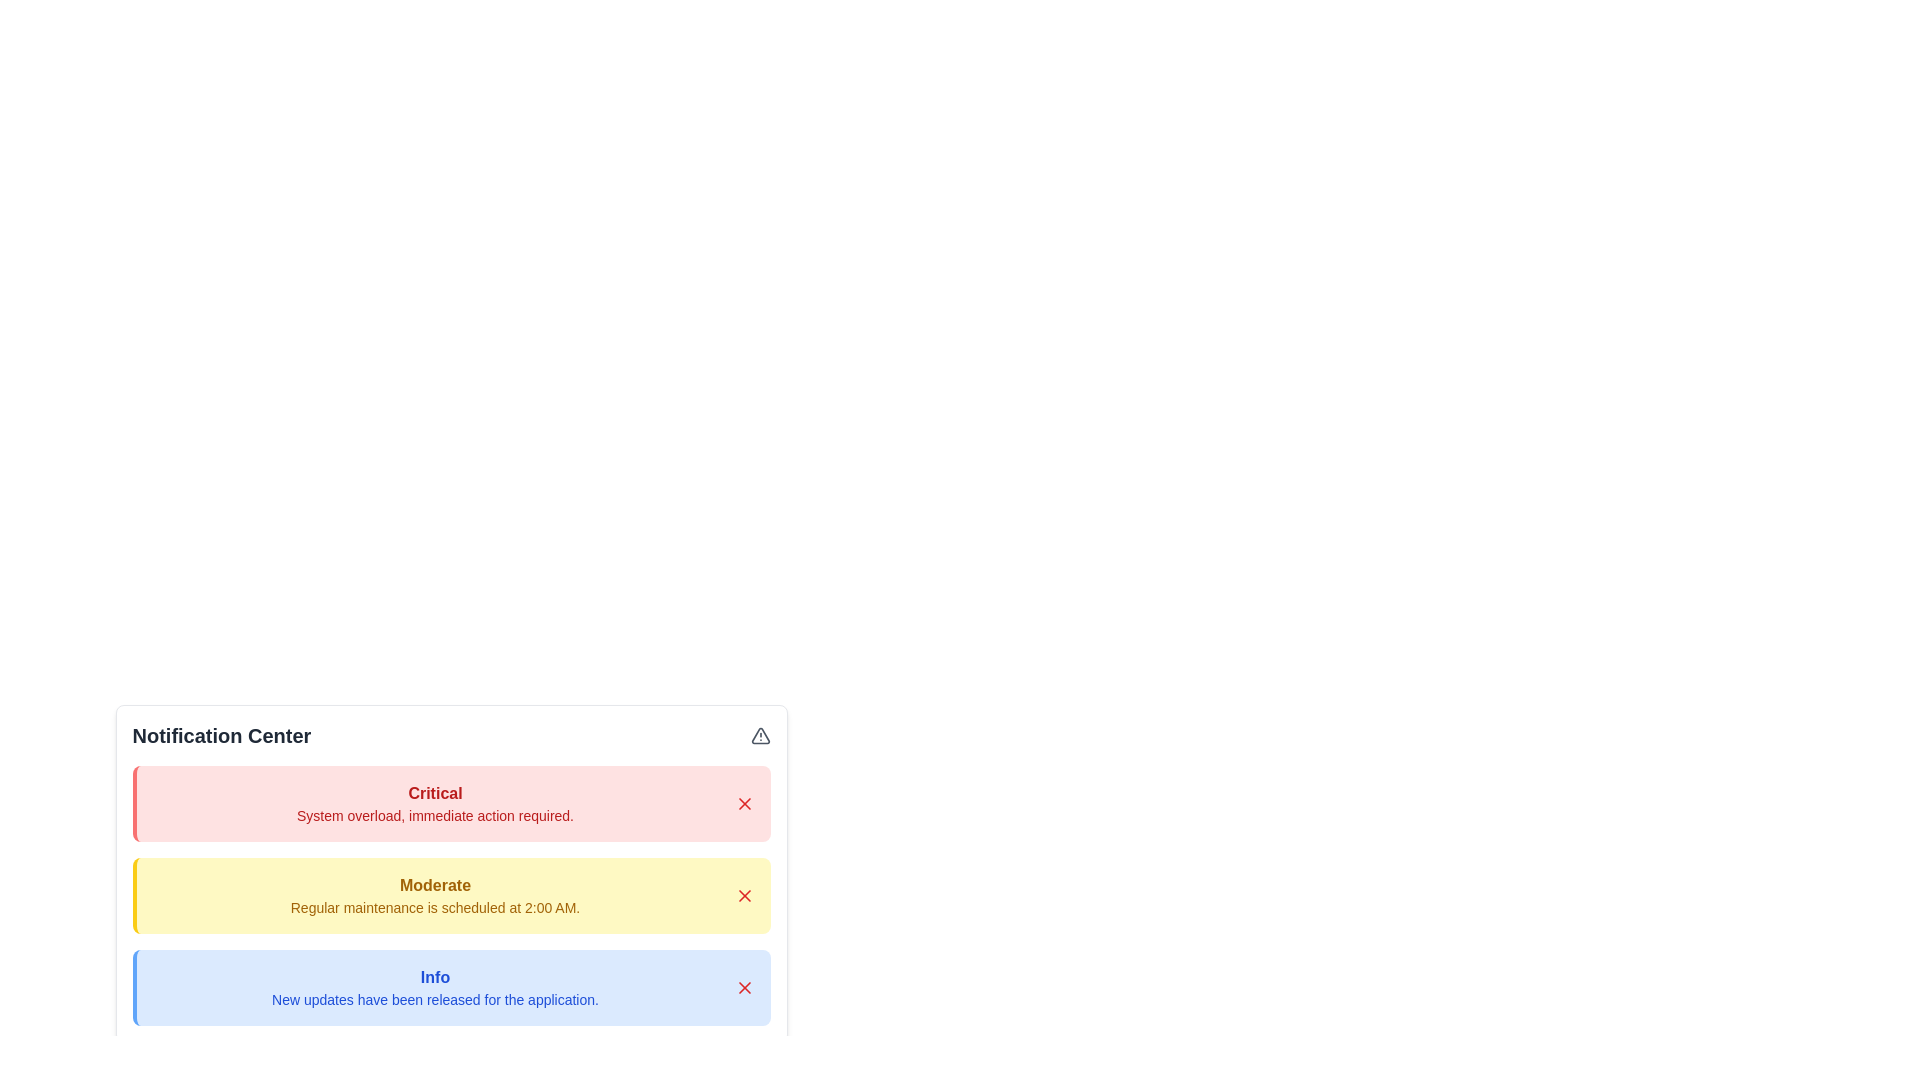  What do you see at coordinates (434, 802) in the screenshot?
I see `the notification with level Critical to view its details` at bounding box center [434, 802].